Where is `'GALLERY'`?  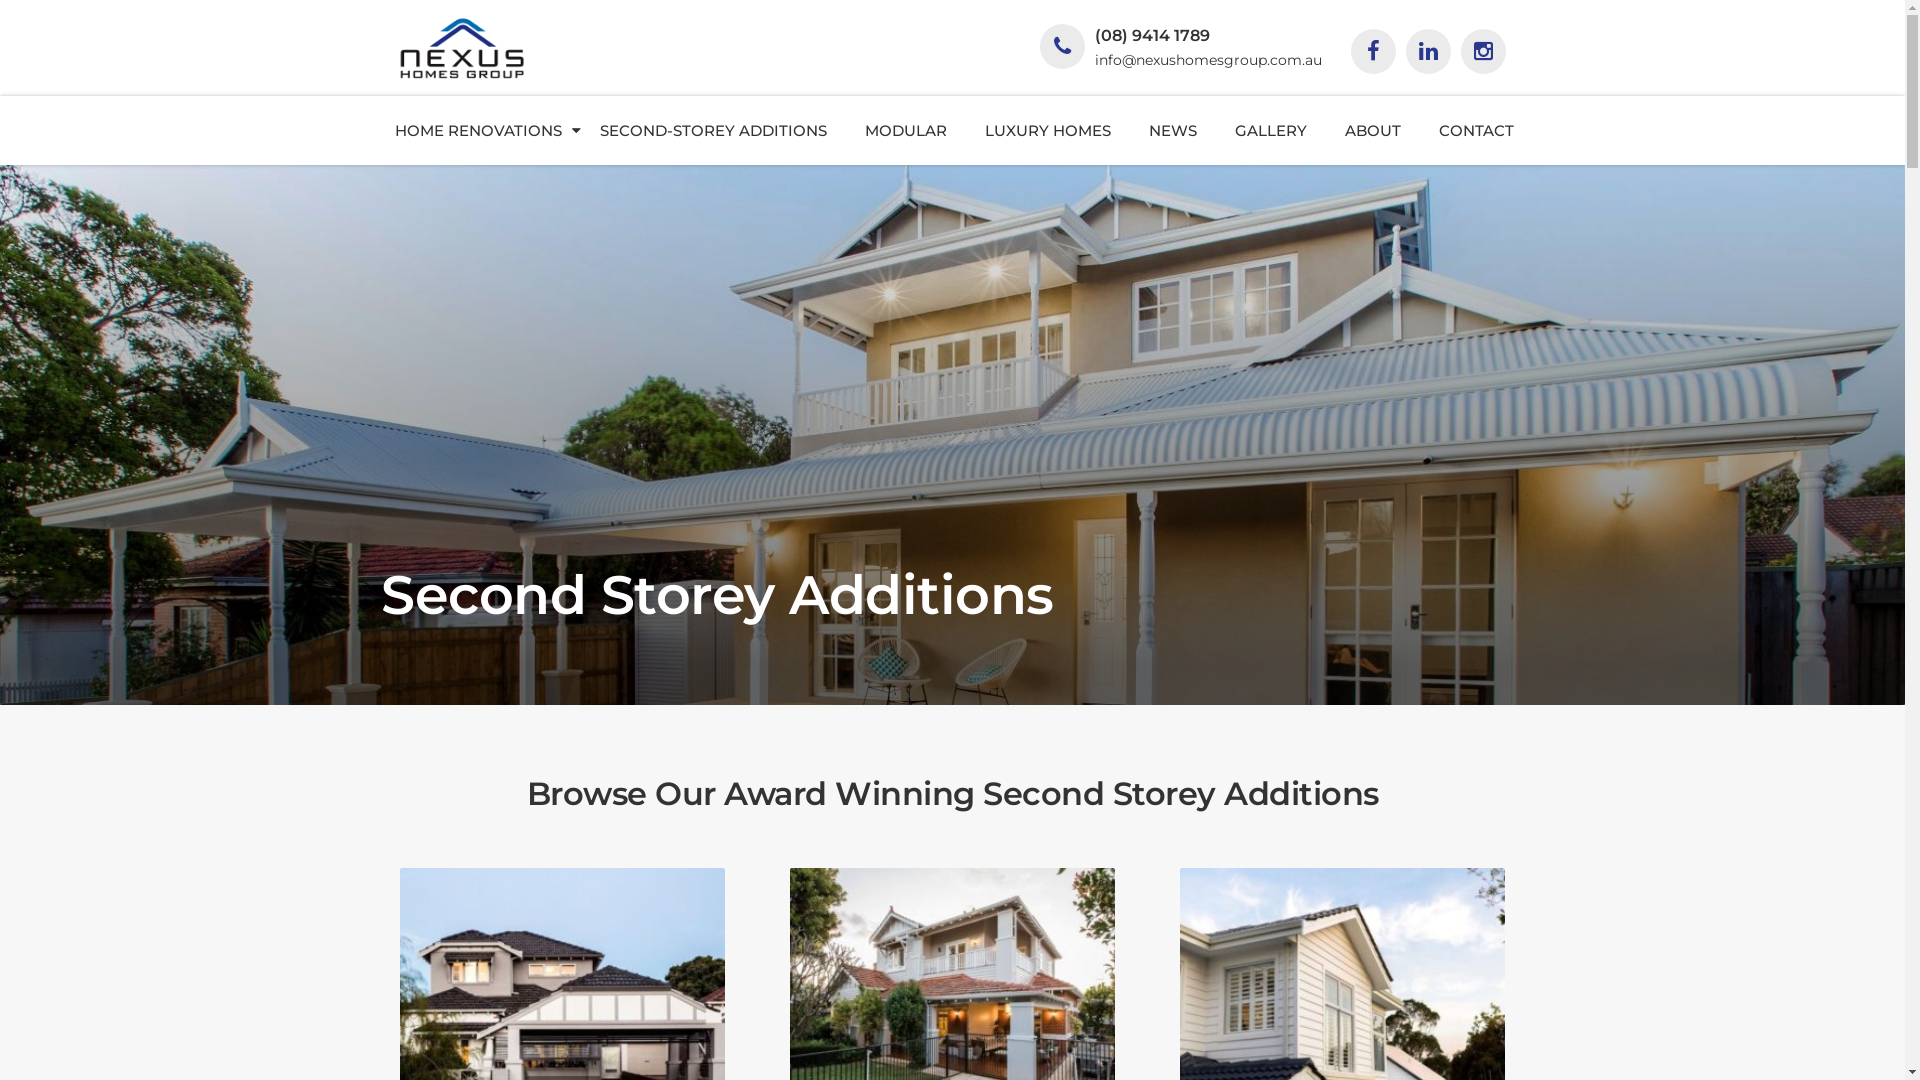
'GALLERY' is located at coordinates (1270, 130).